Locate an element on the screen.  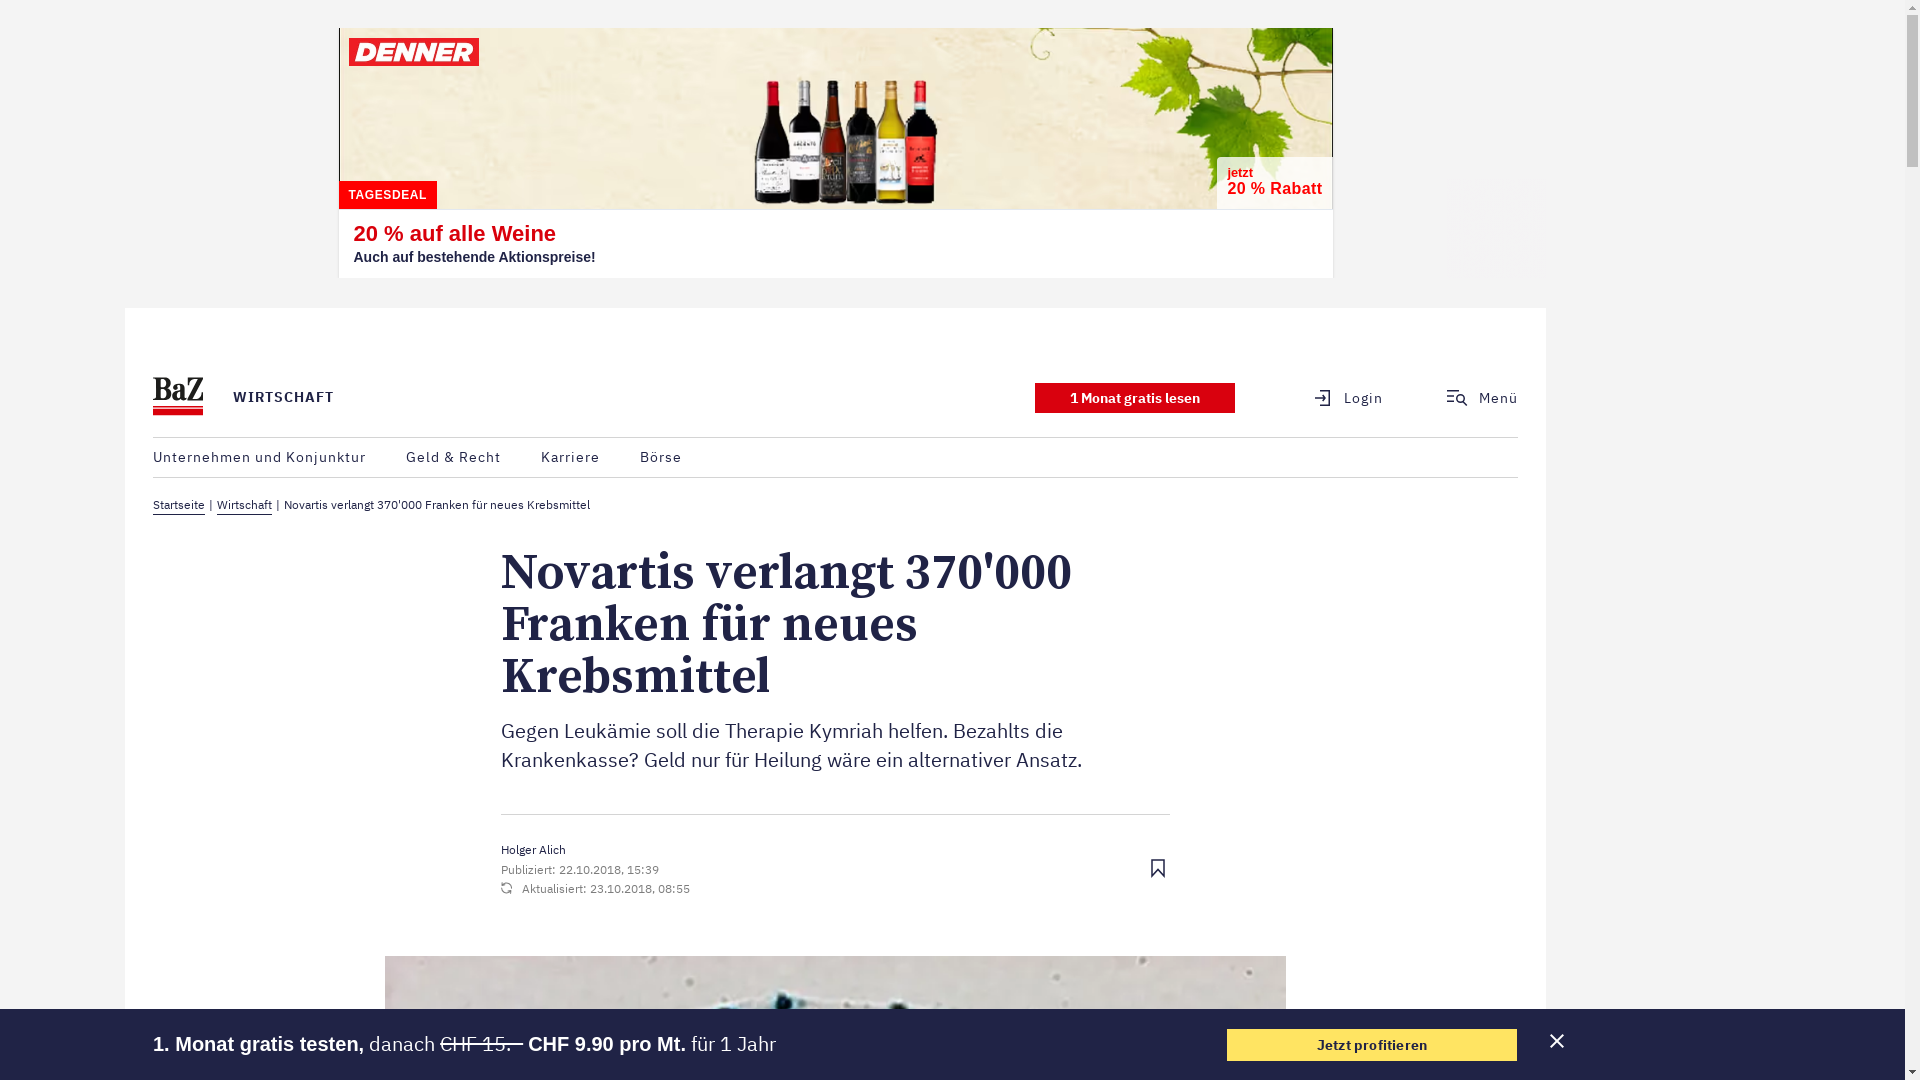
'Unternehmen und Konjunktur' is located at coordinates (152, 457).